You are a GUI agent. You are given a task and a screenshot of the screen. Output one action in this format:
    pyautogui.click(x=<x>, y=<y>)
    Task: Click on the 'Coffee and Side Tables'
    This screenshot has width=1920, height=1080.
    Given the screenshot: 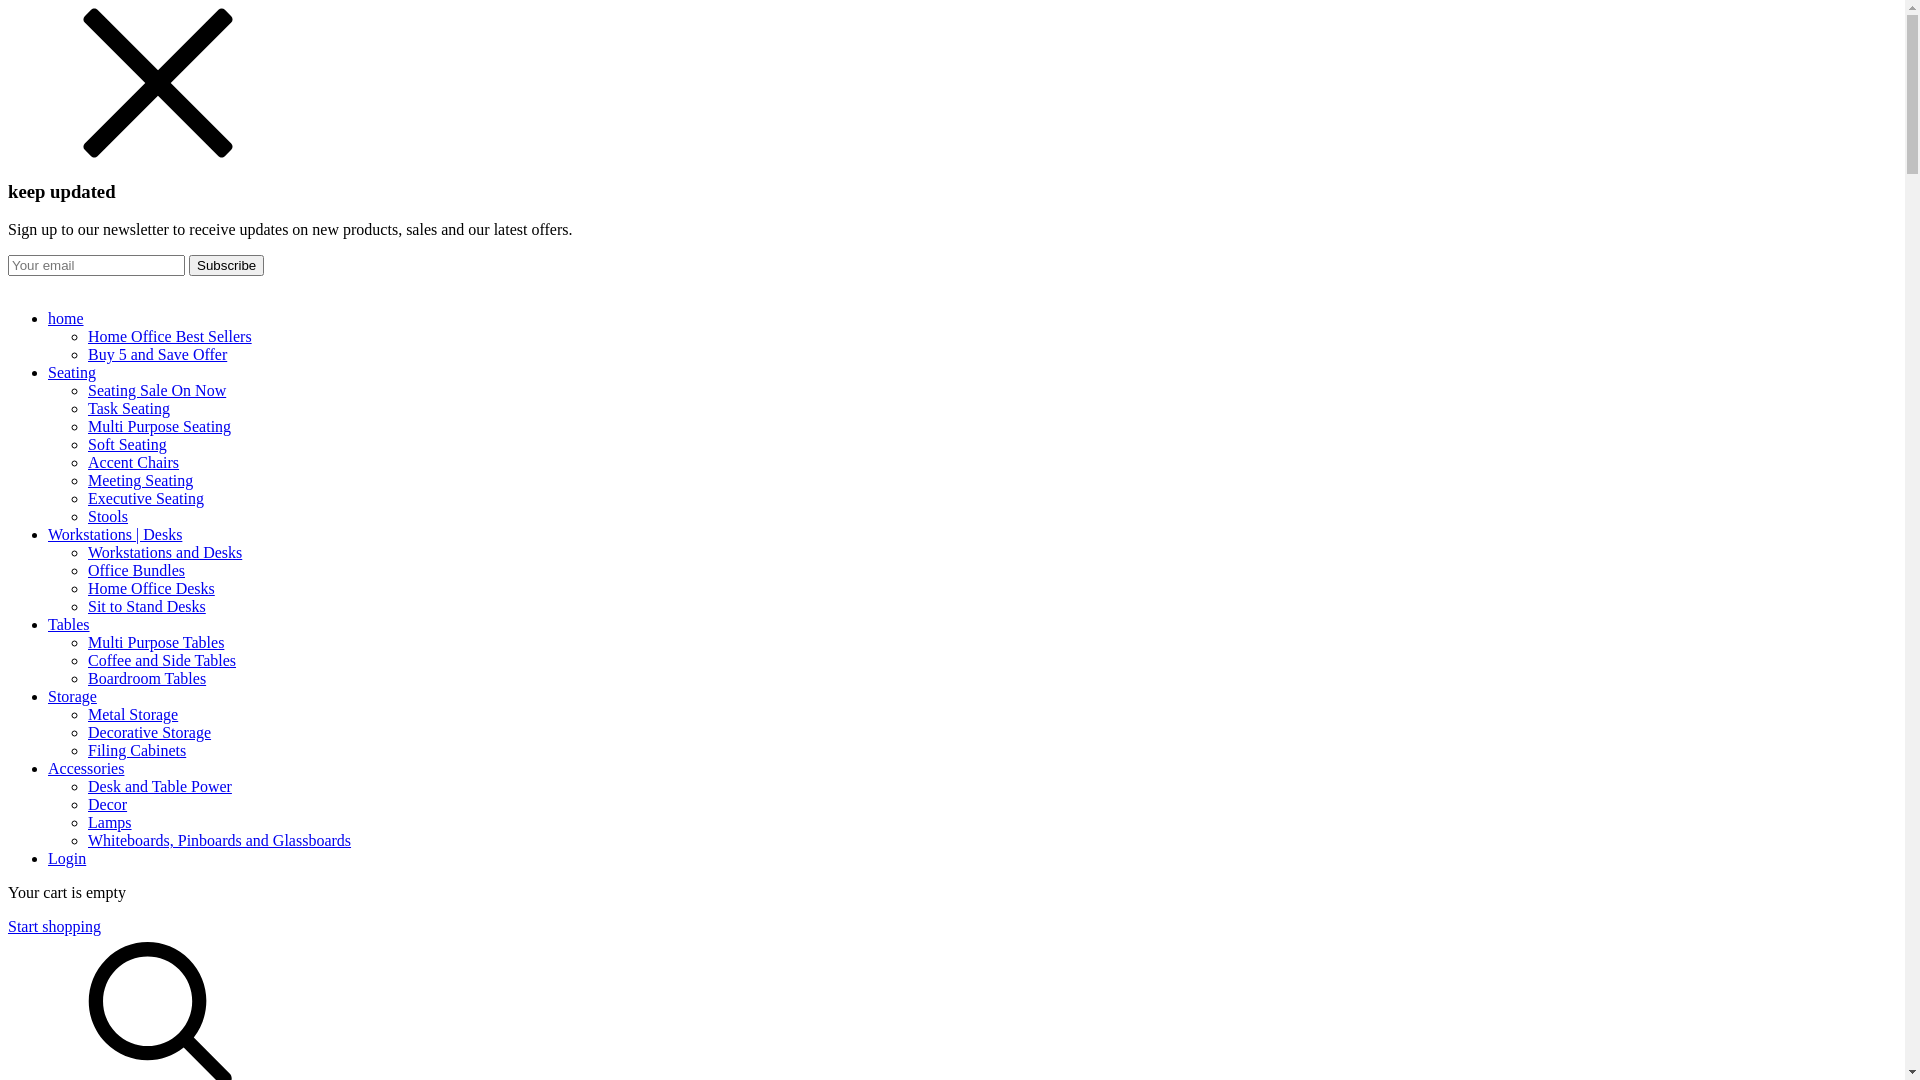 What is the action you would take?
    pyautogui.click(x=162, y=660)
    